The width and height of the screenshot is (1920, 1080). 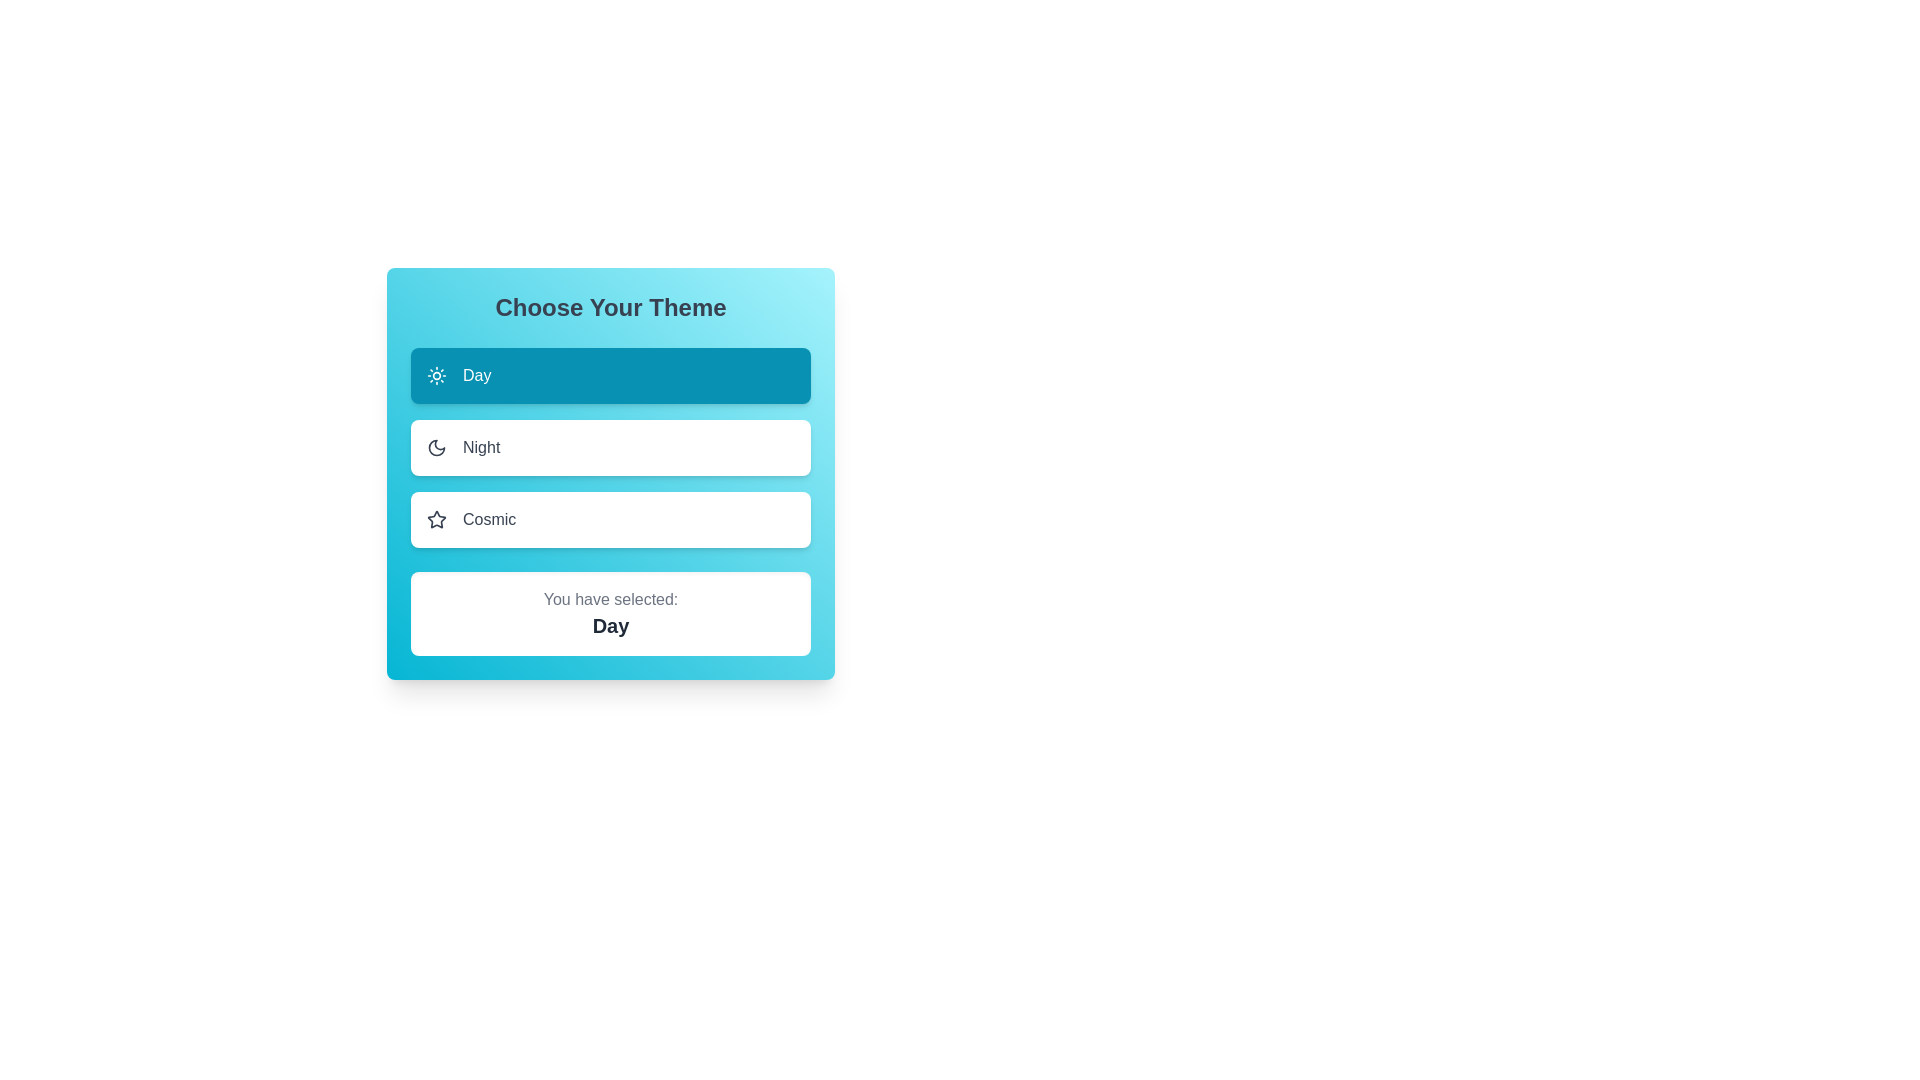 What do you see at coordinates (435, 519) in the screenshot?
I see `the leftmost icon representing the 'Cosmic' theme, which serves a decorative purpose and is located to the far left of the text 'Cosmic'` at bounding box center [435, 519].